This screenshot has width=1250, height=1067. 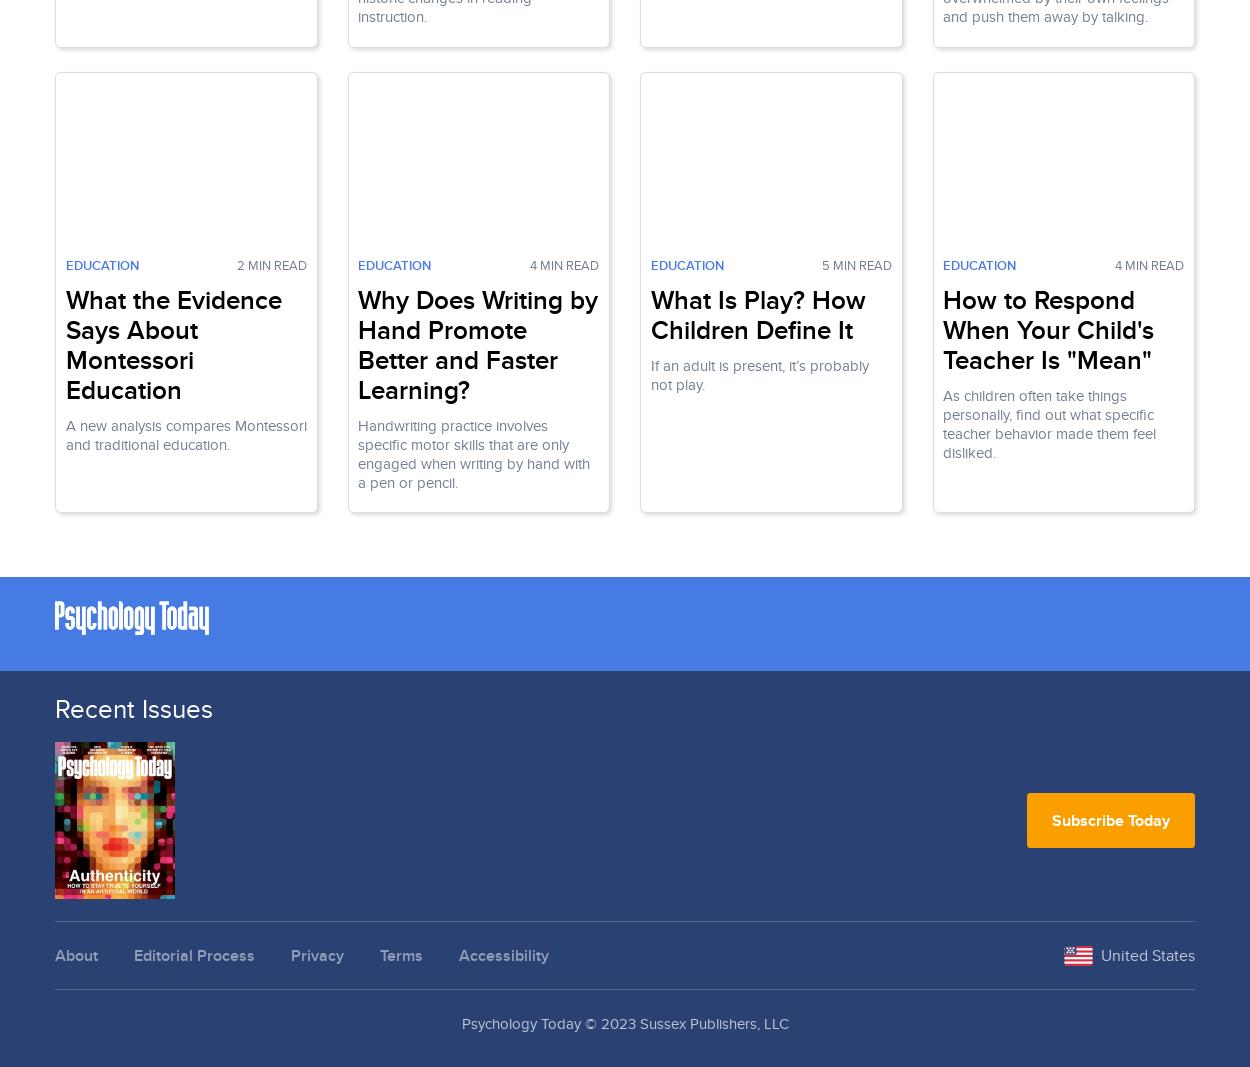 I want to click on '2 Min Read', so click(x=271, y=263).